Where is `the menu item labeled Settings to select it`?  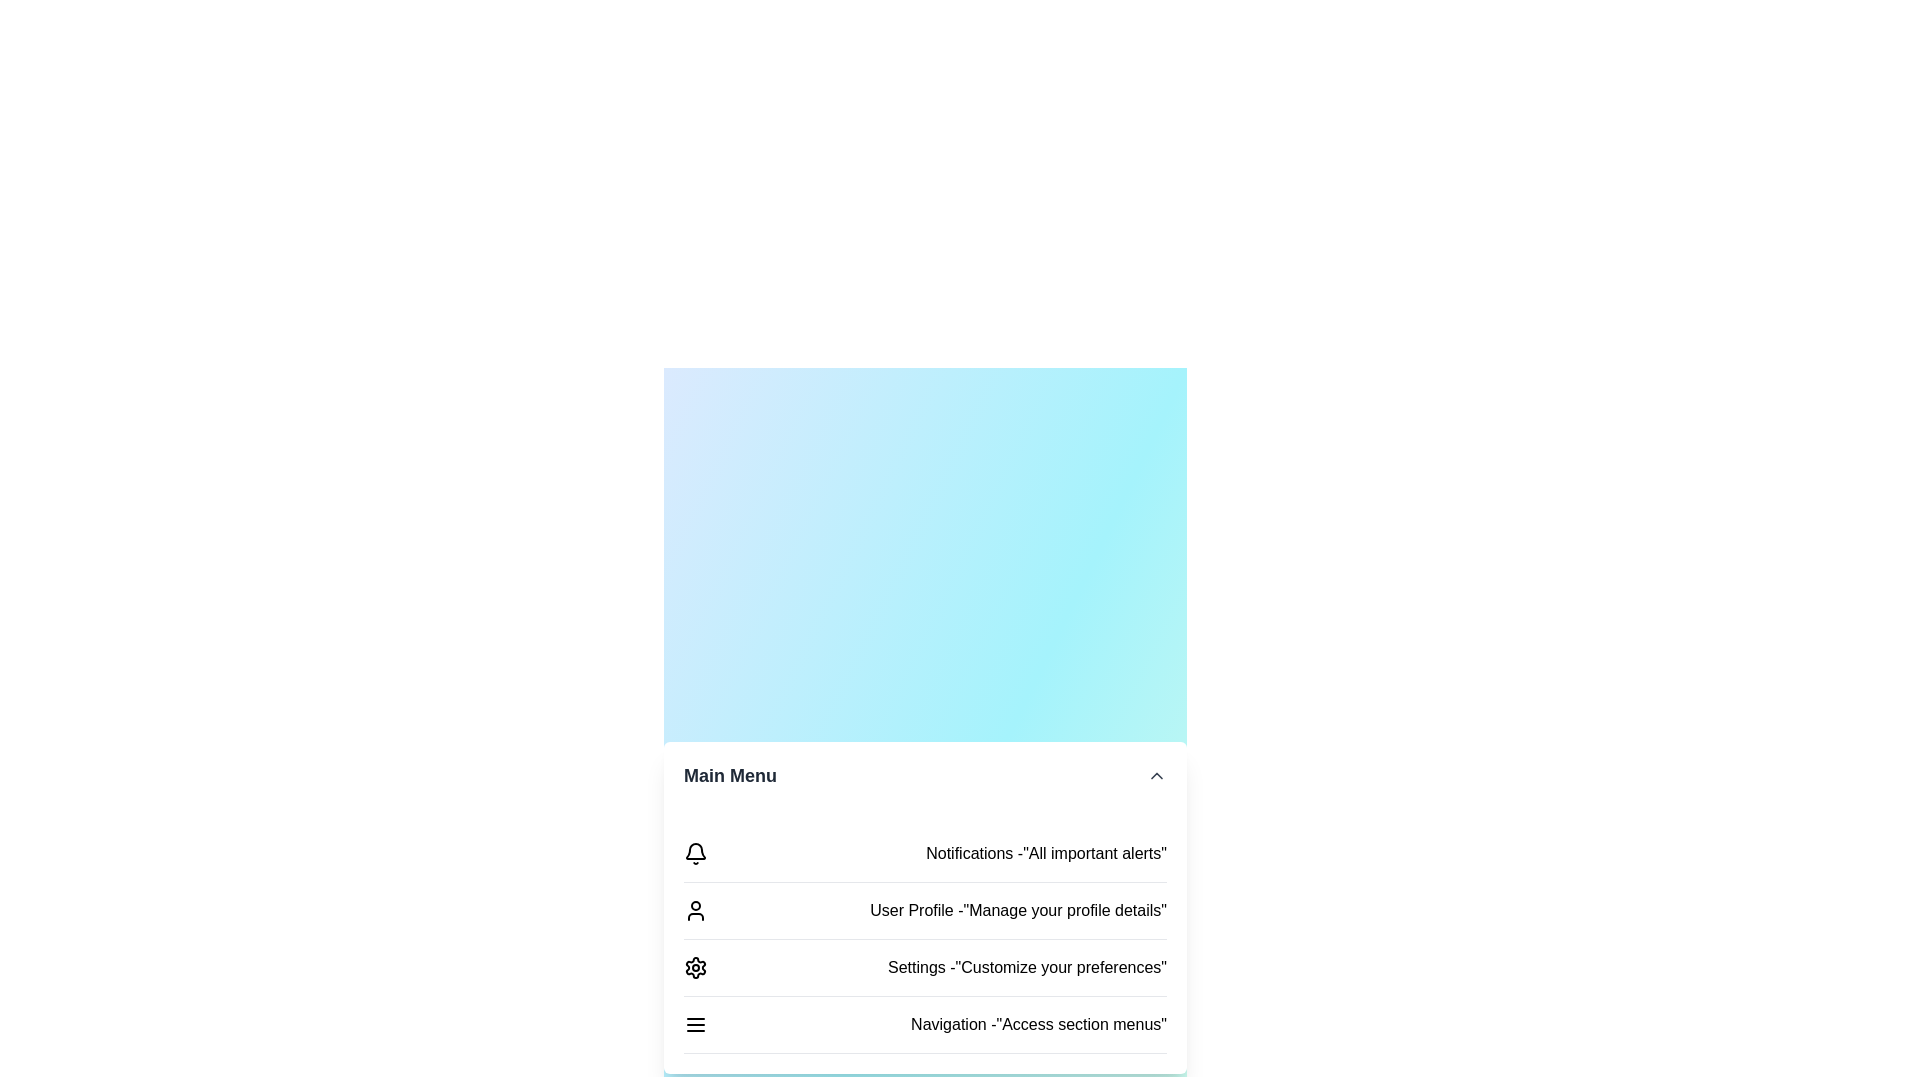 the menu item labeled Settings to select it is located at coordinates (696, 967).